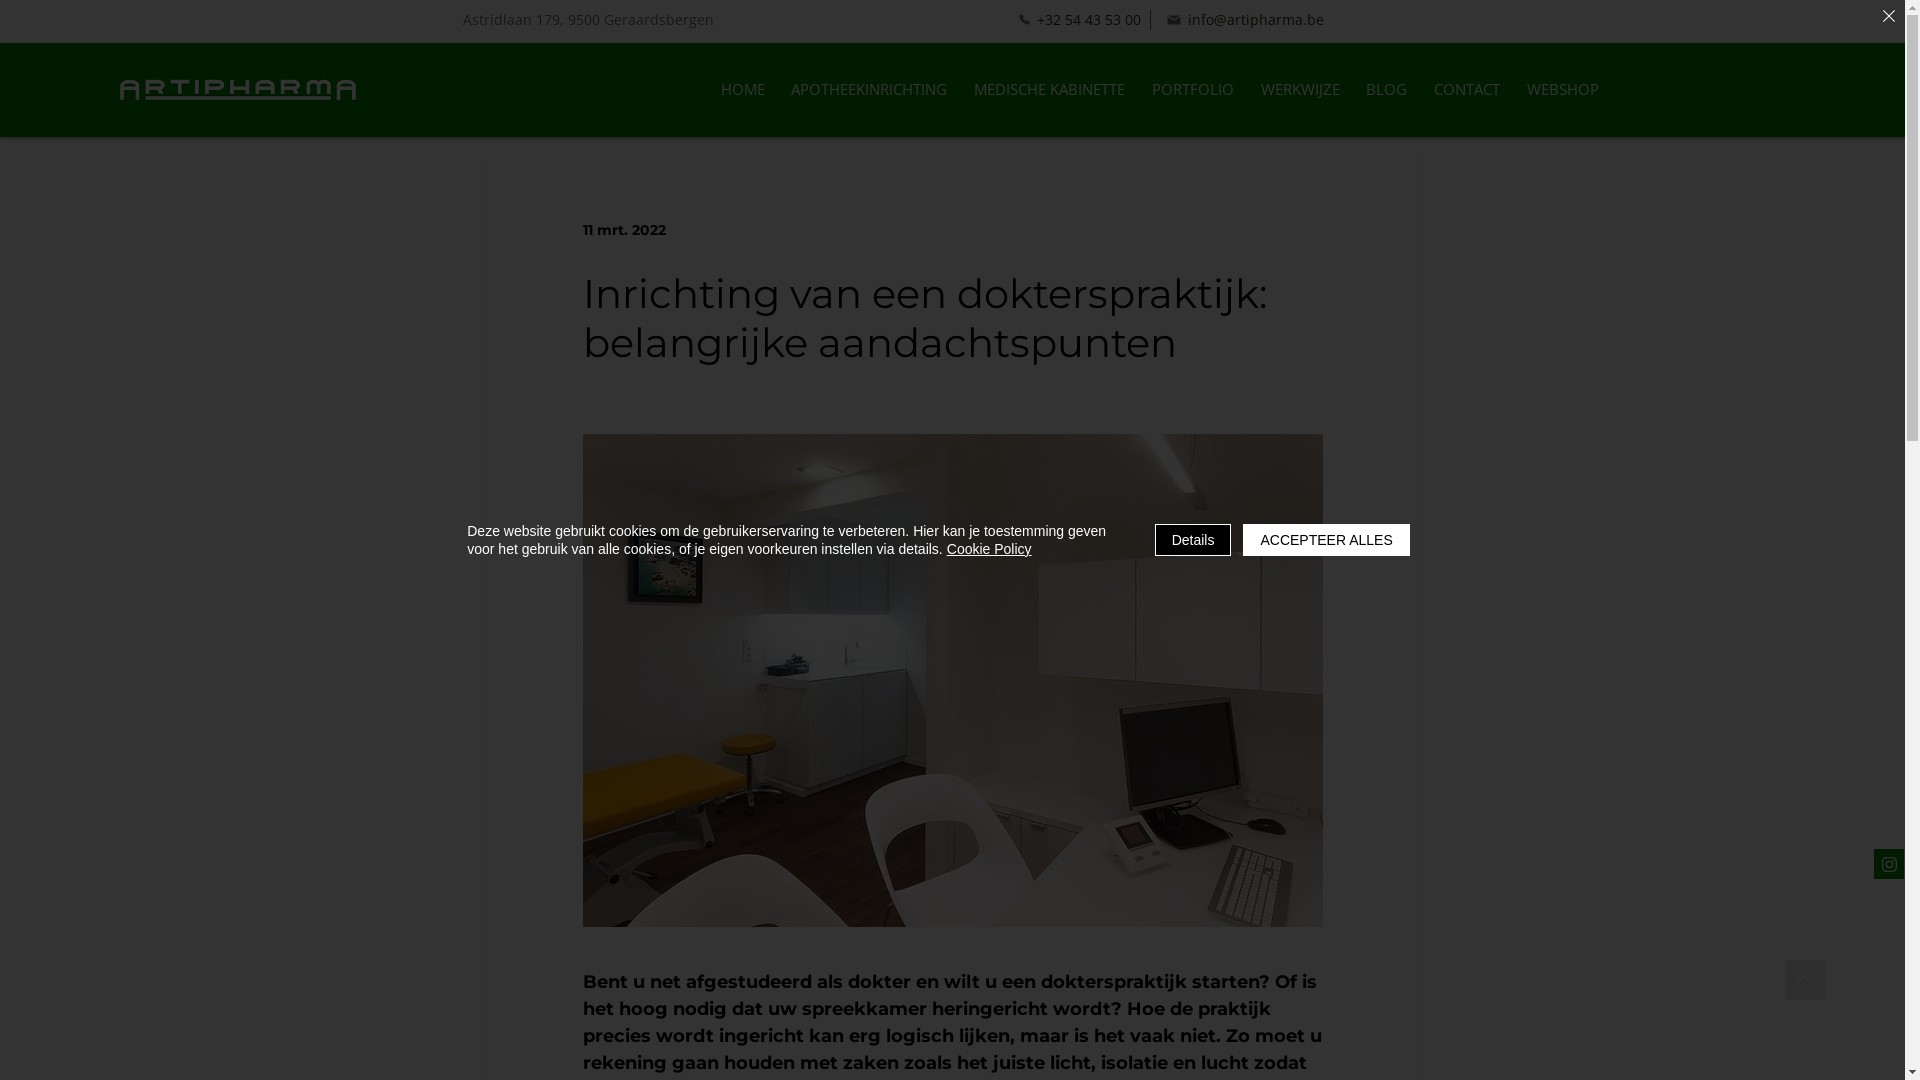 This screenshot has width=1920, height=1080. I want to click on 'Cookie Policy', so click(989, 548).